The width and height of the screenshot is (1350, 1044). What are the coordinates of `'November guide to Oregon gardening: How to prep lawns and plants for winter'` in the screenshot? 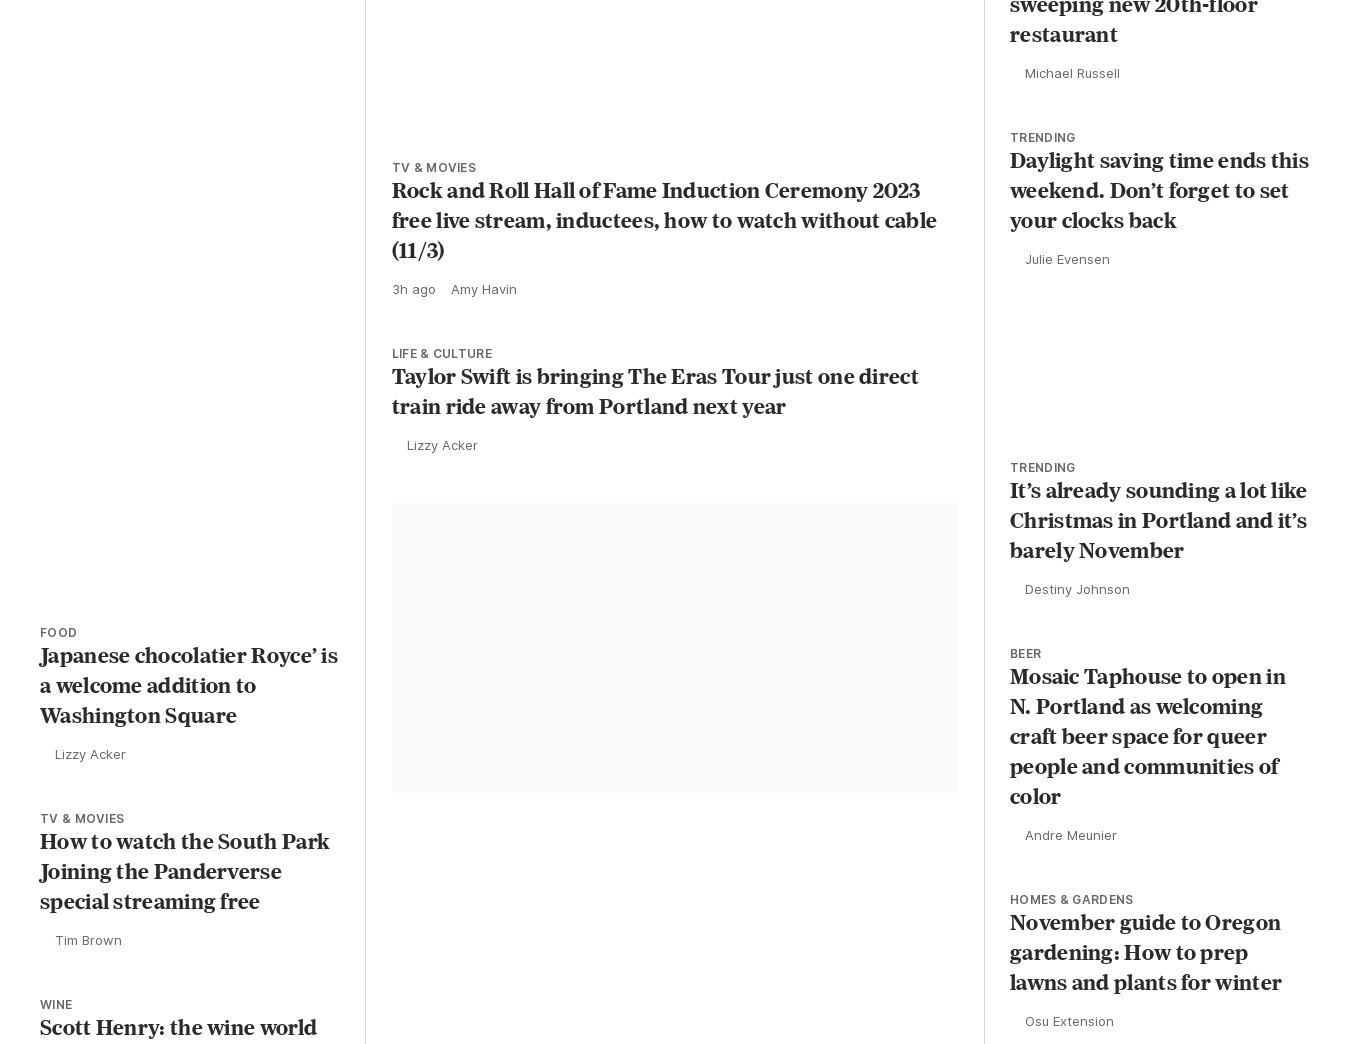 It's located at (1145, 981).